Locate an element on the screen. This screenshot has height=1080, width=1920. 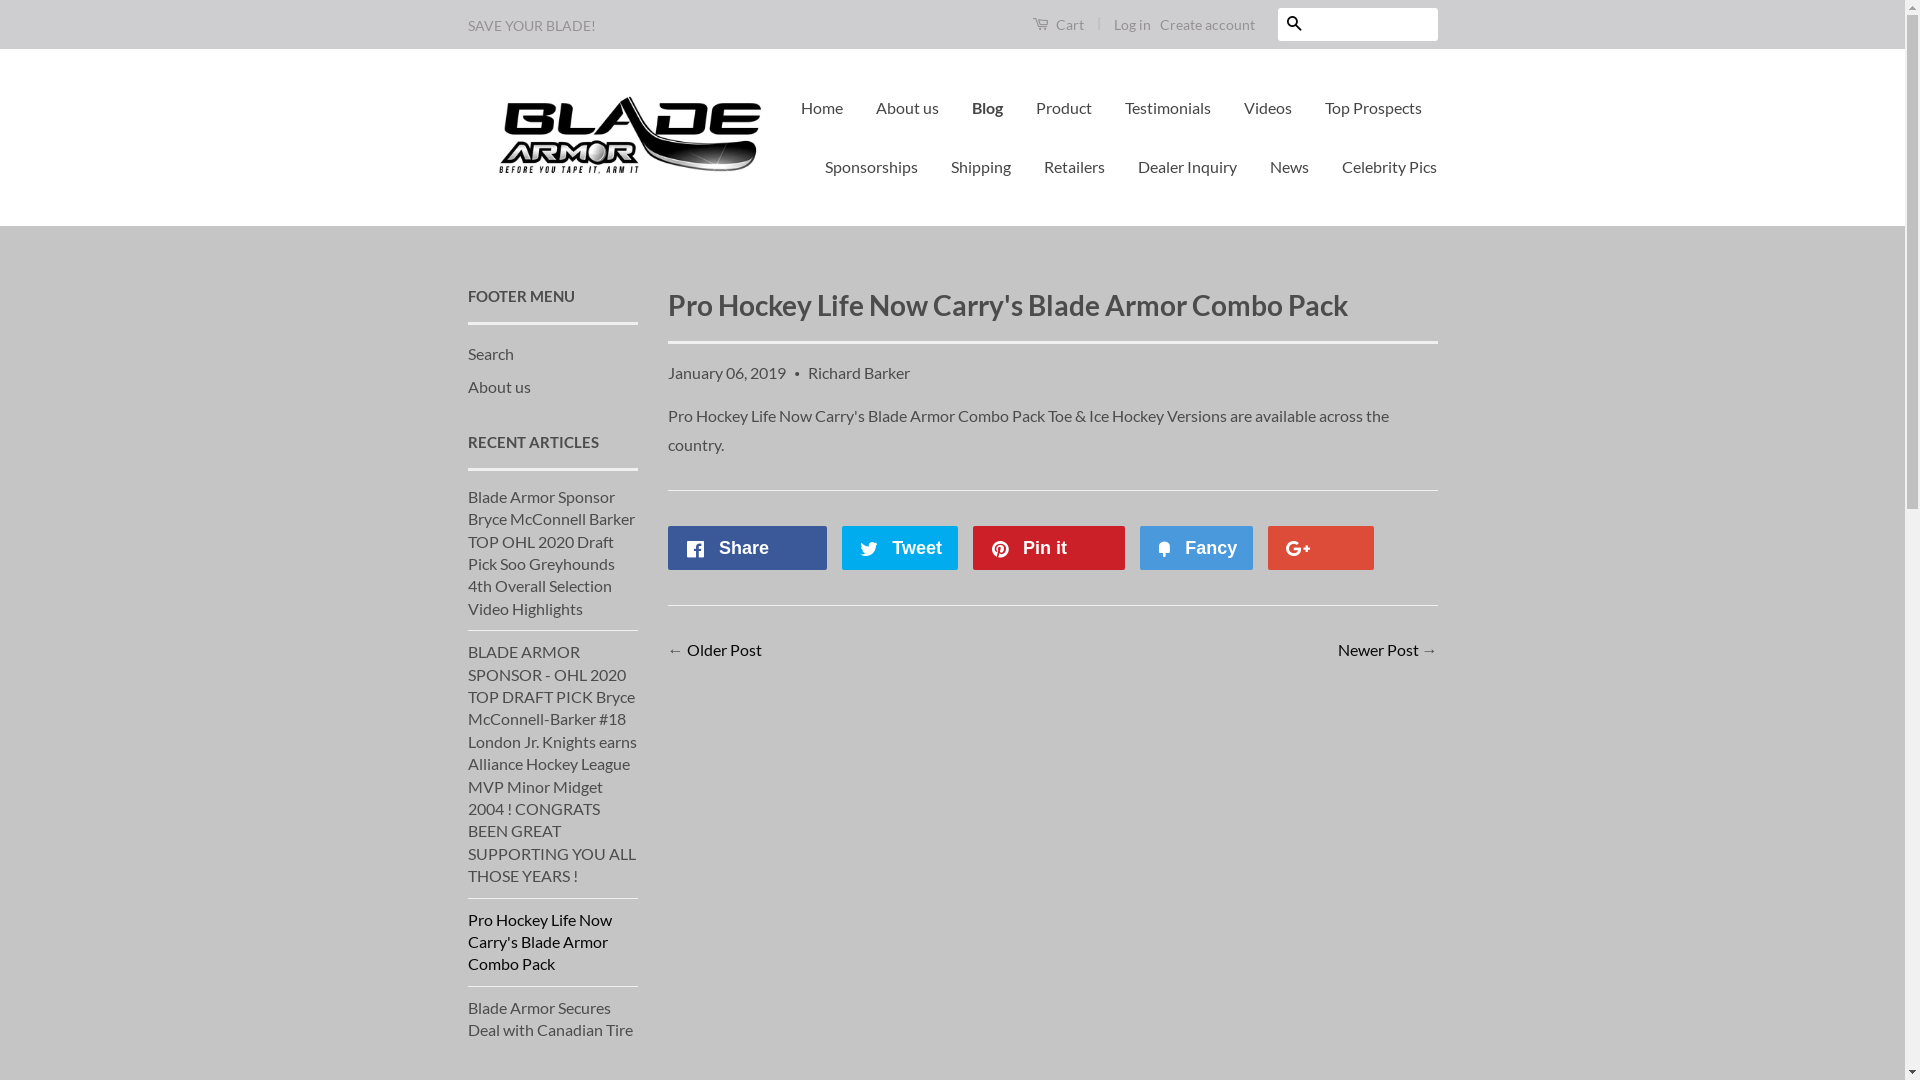
'Top Prospects' is located at coordinates (1372, 108).